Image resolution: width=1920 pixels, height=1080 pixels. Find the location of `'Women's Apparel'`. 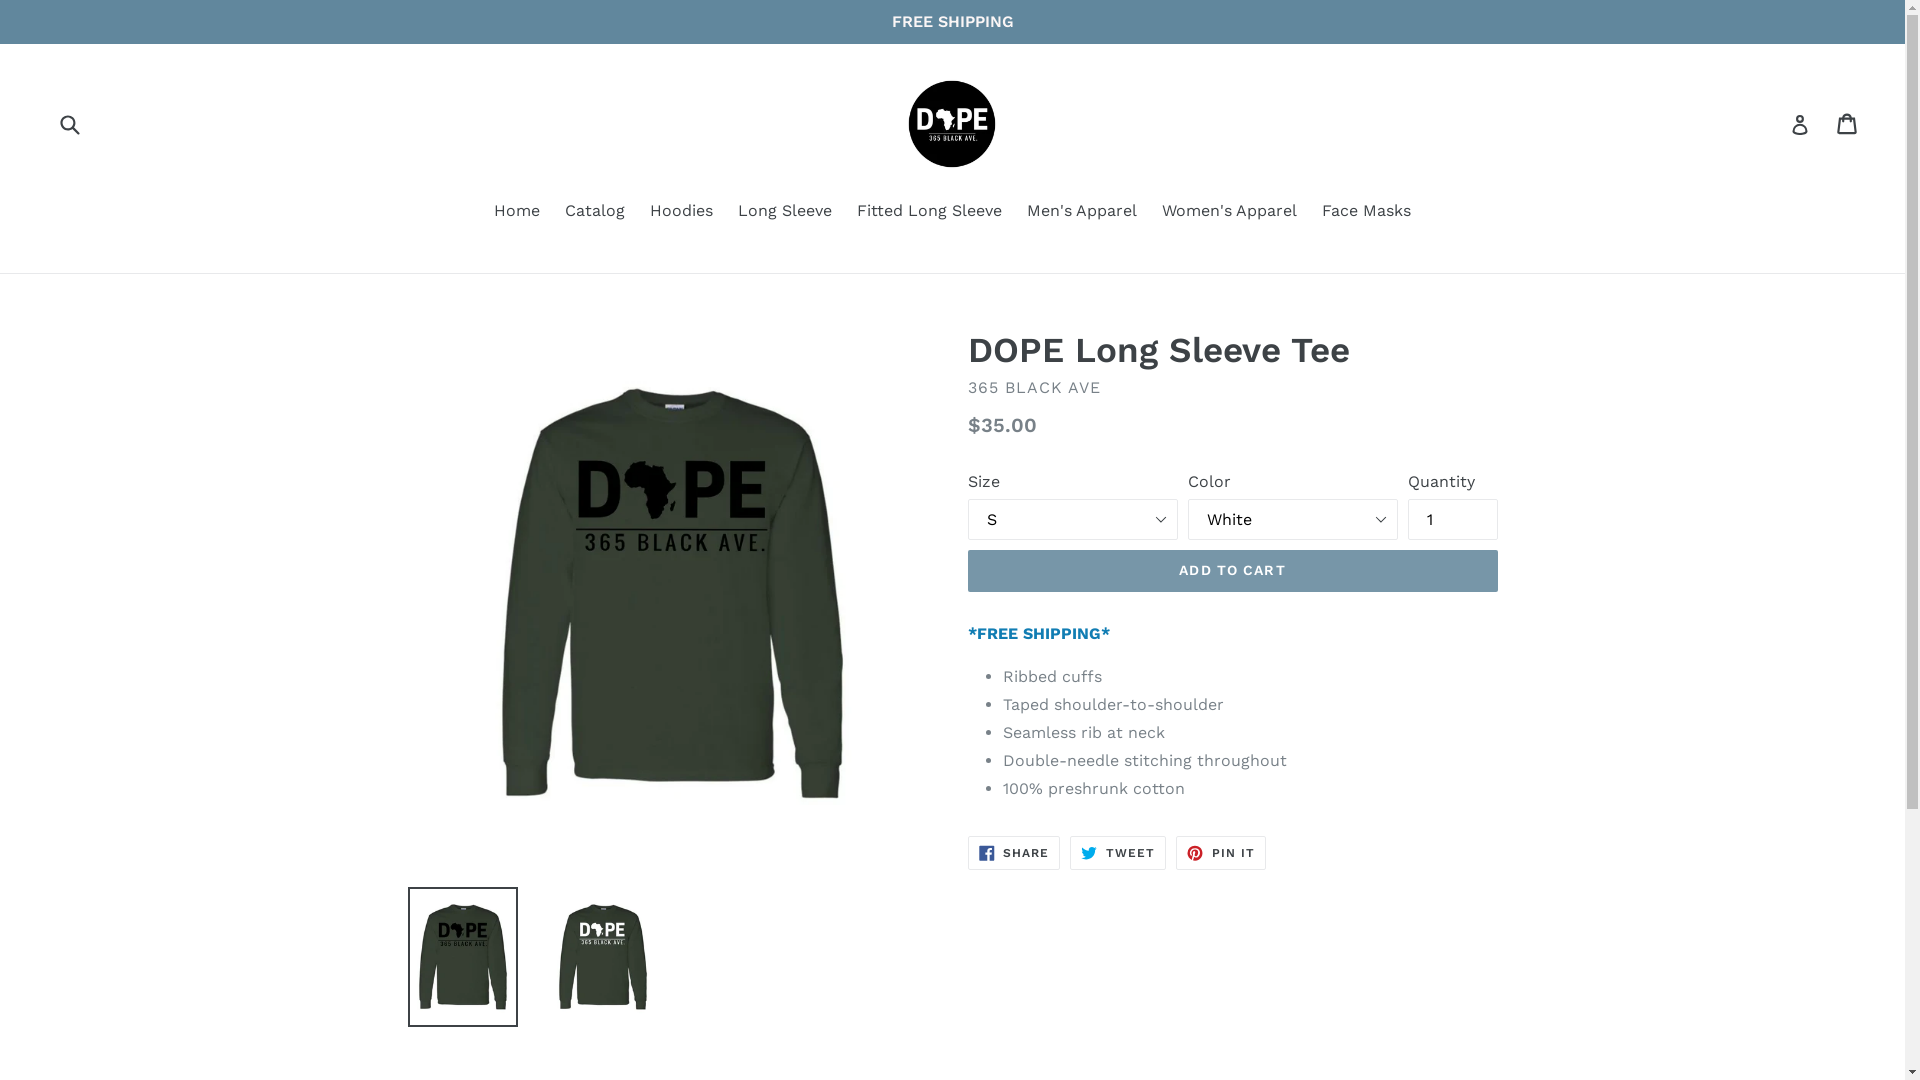

'Women's Apparel' is located at coordinates (1228, 212).